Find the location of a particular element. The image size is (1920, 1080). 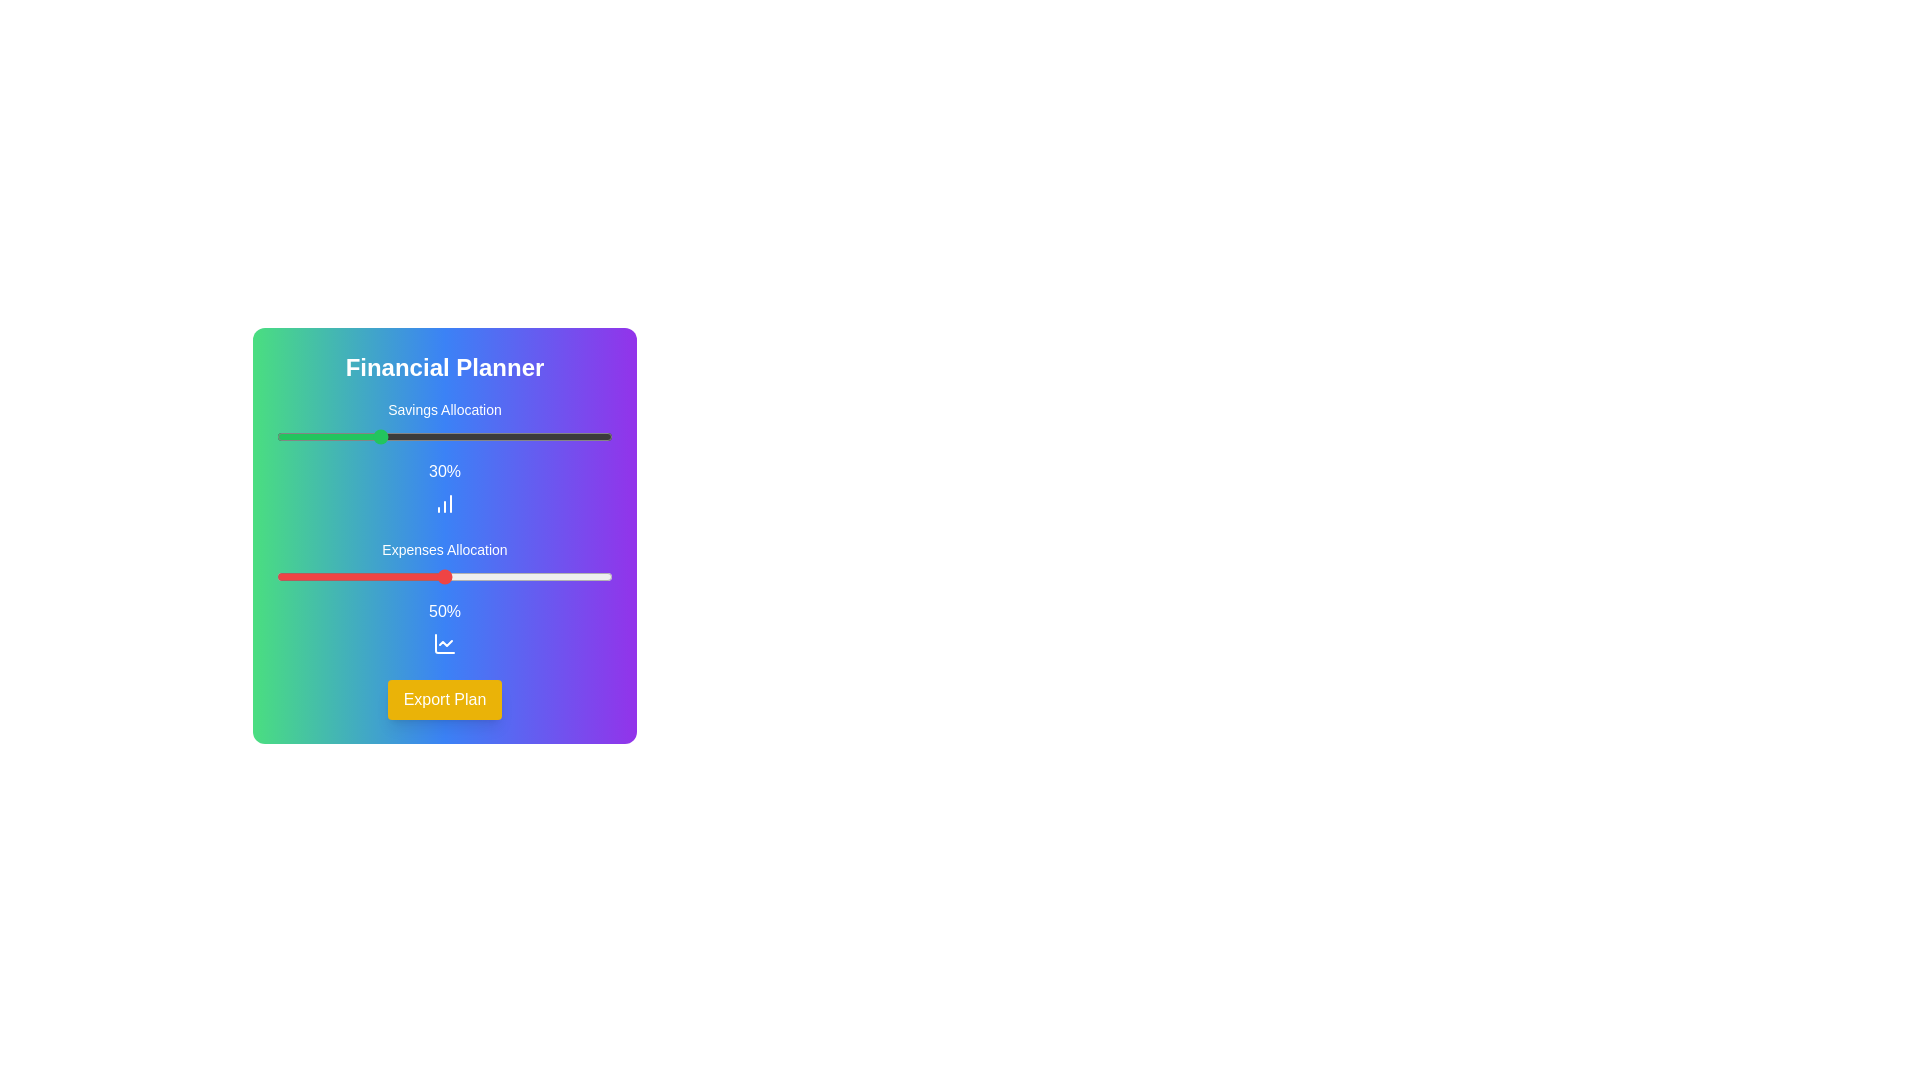

the Expenses Allocation slider is located at coordinates (522, 577).